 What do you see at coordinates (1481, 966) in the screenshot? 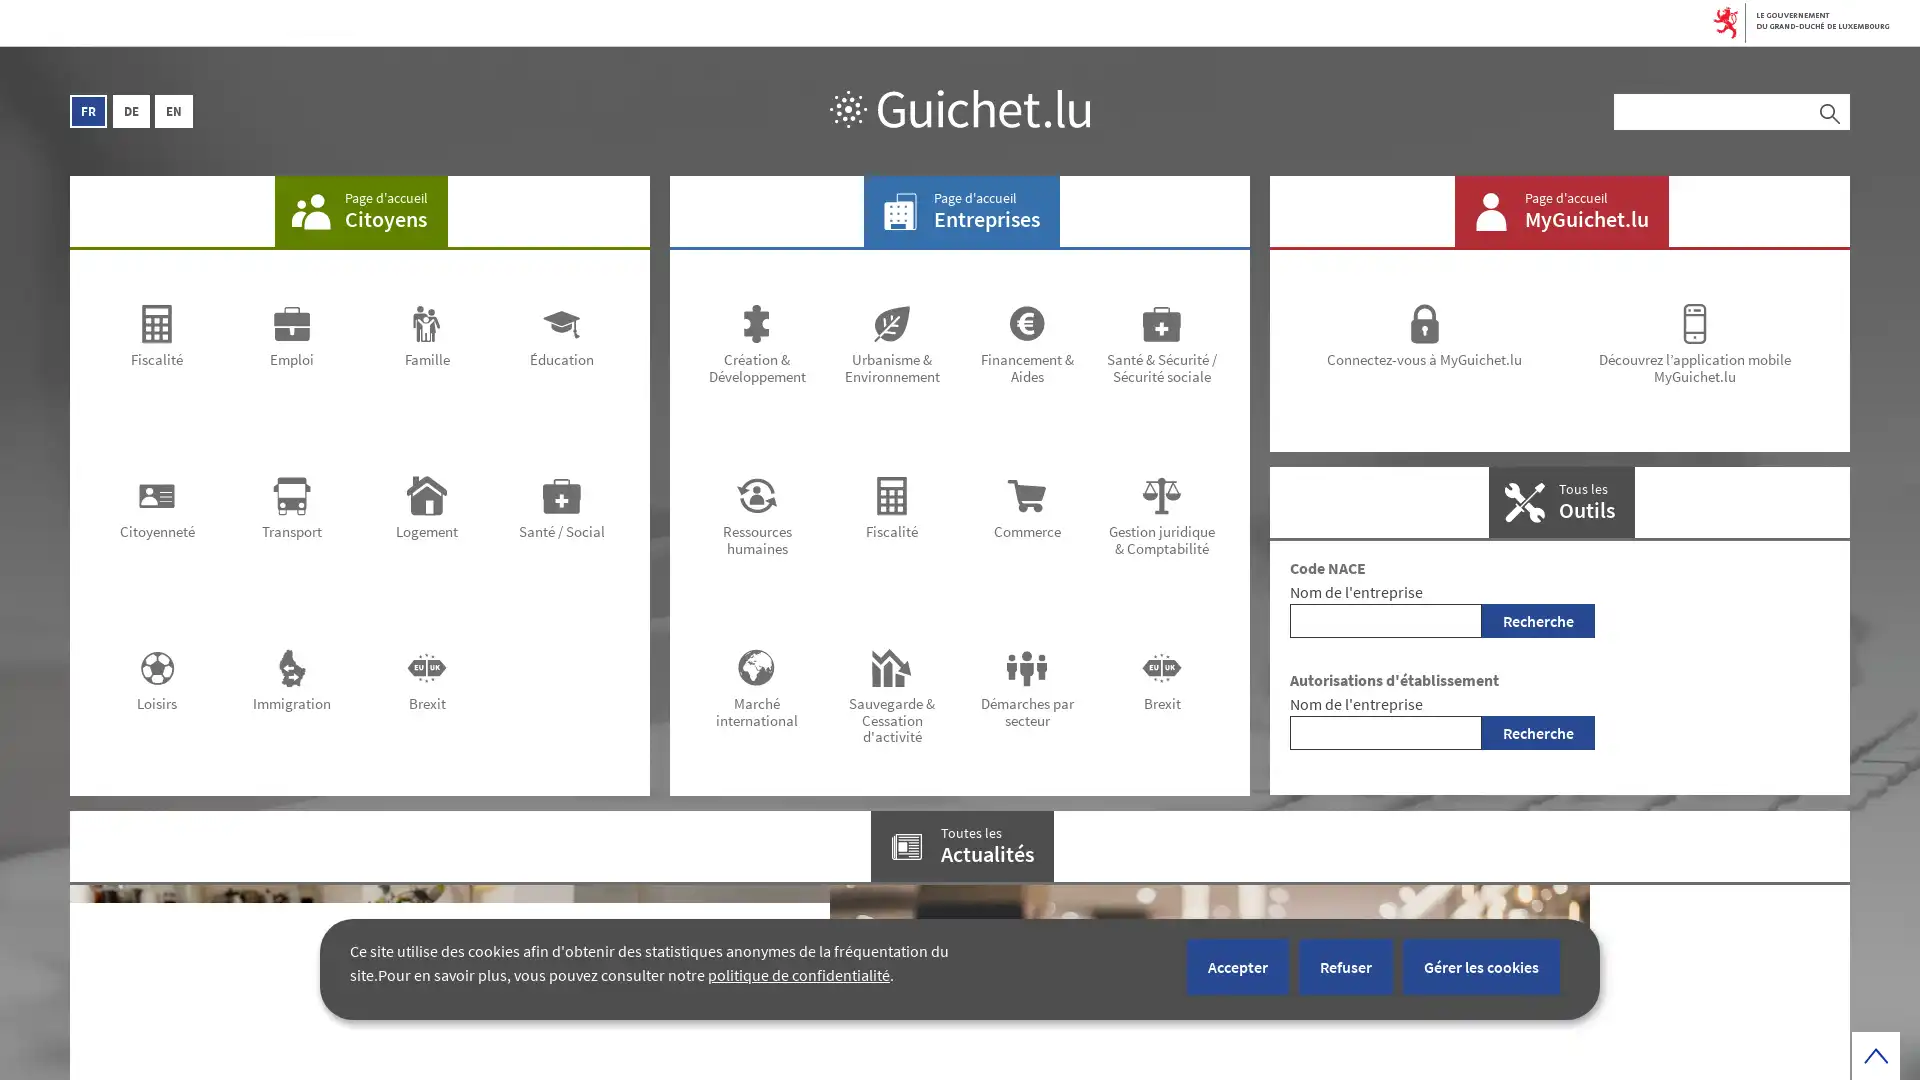
I see `Gerer les cookies` at bounding box center [1481, 966].